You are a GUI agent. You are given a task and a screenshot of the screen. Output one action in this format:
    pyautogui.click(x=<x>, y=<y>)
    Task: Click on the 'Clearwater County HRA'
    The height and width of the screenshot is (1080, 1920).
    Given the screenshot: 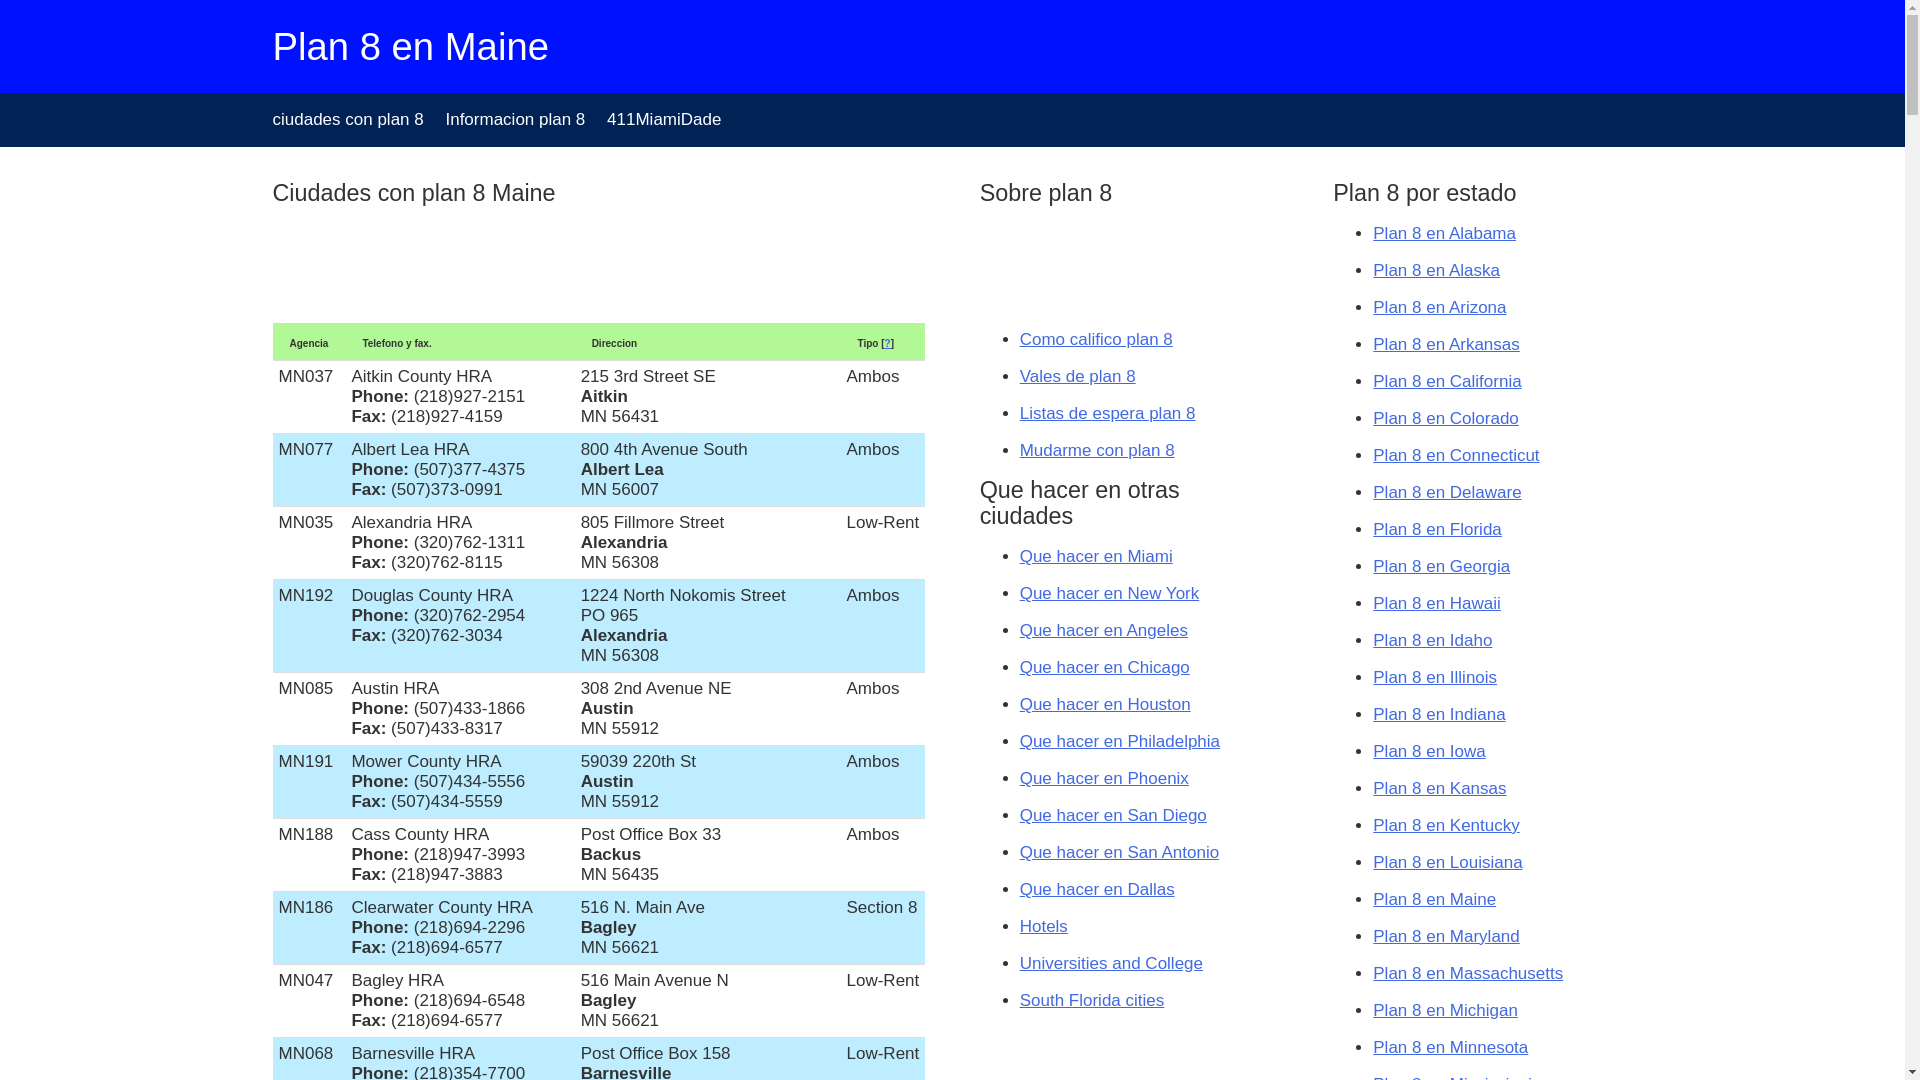 What is the action you would take?
    pyautogui.click(x=440, y=907)
    